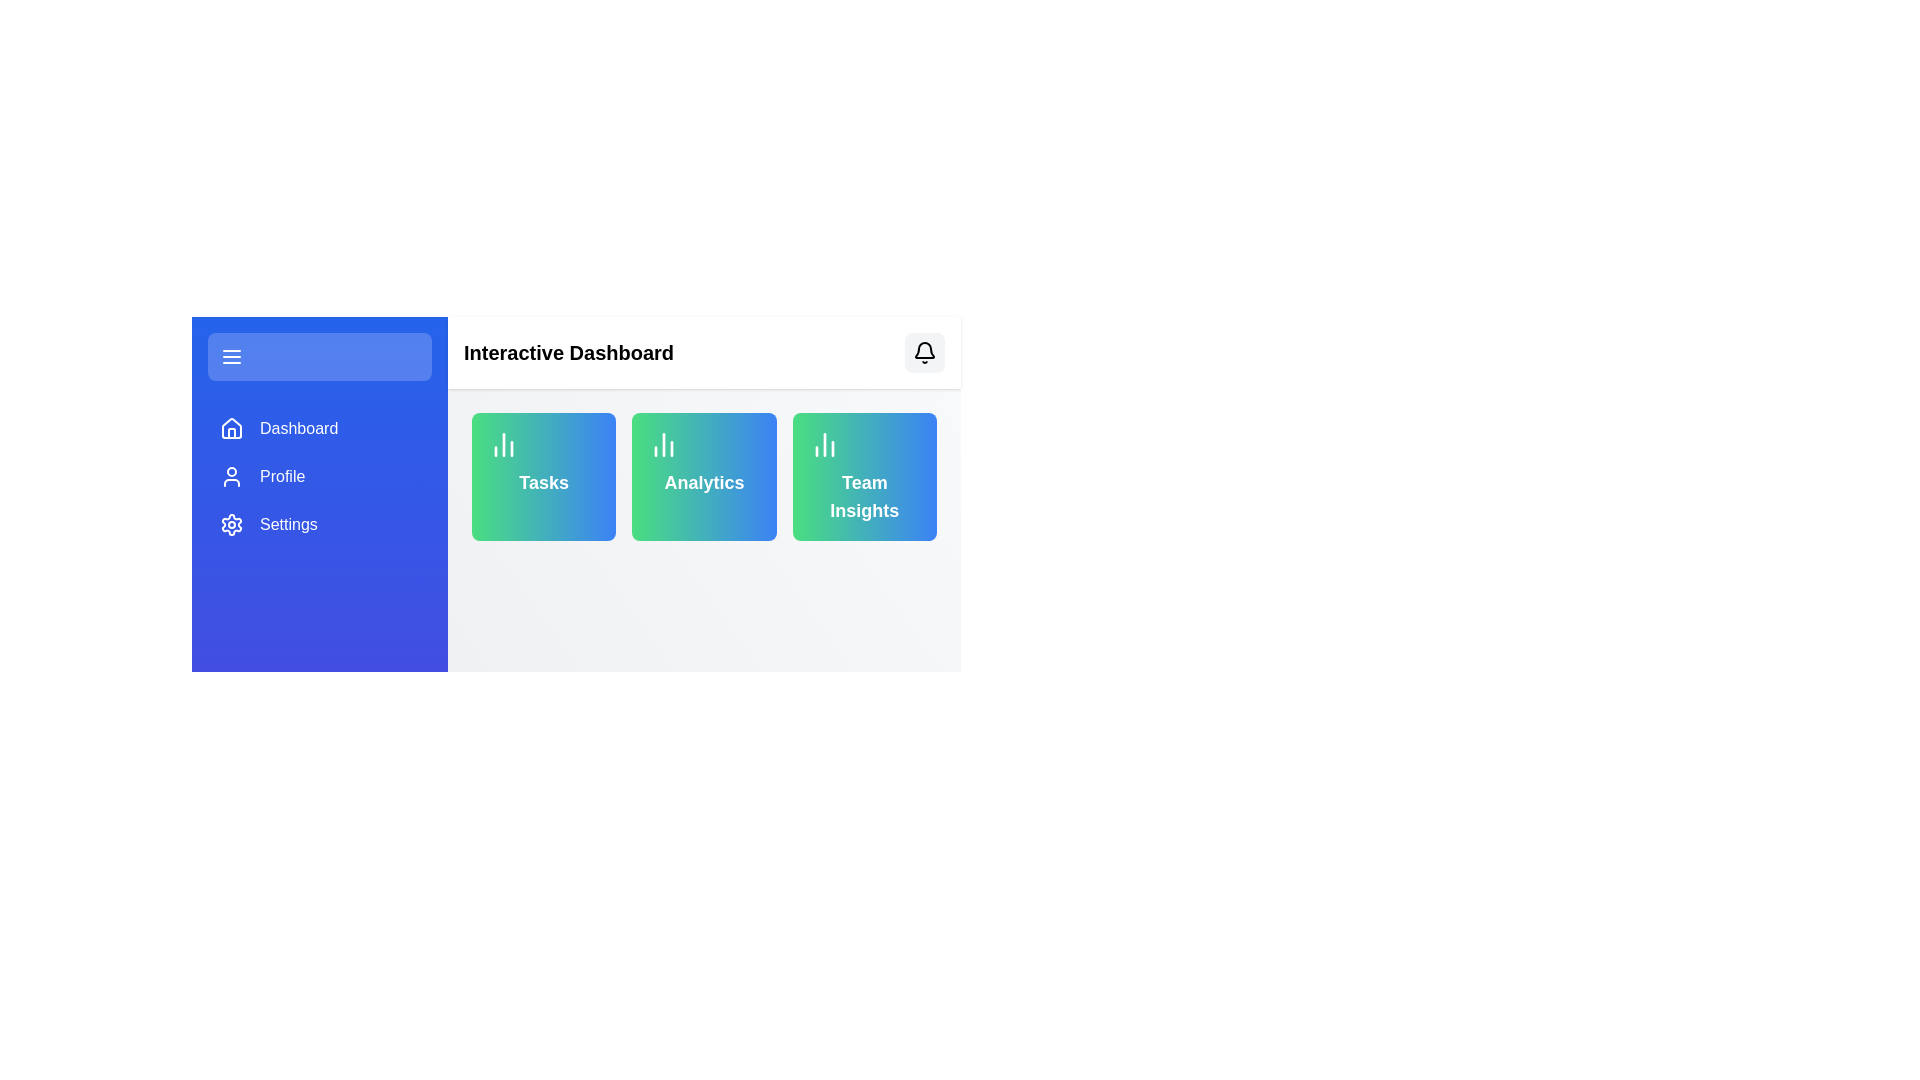 The image size is (1920, 1080). I want to click on the 'Team Insights' icon, the first visual component within the rounded rectangle labeled 'Team Insights', so click(824, 443).